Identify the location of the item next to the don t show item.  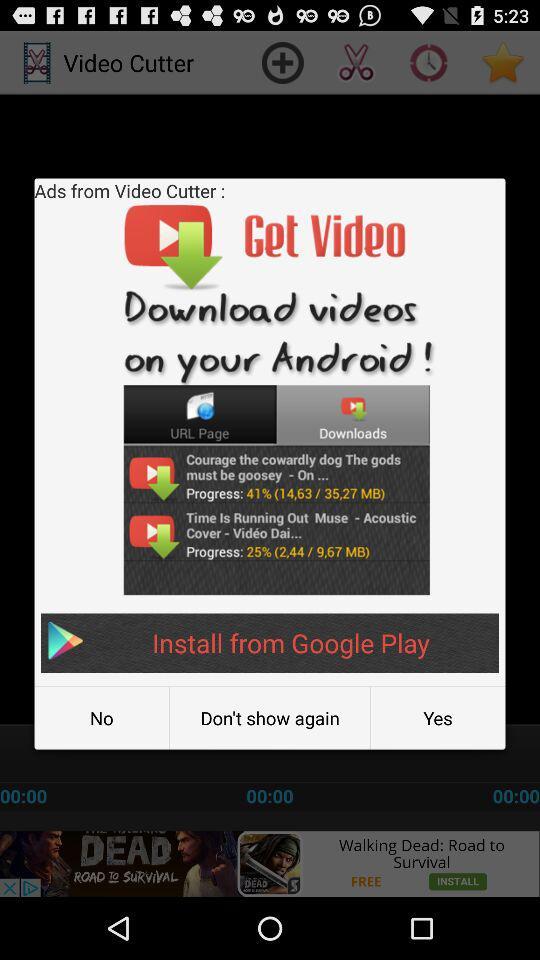
(100, 718).